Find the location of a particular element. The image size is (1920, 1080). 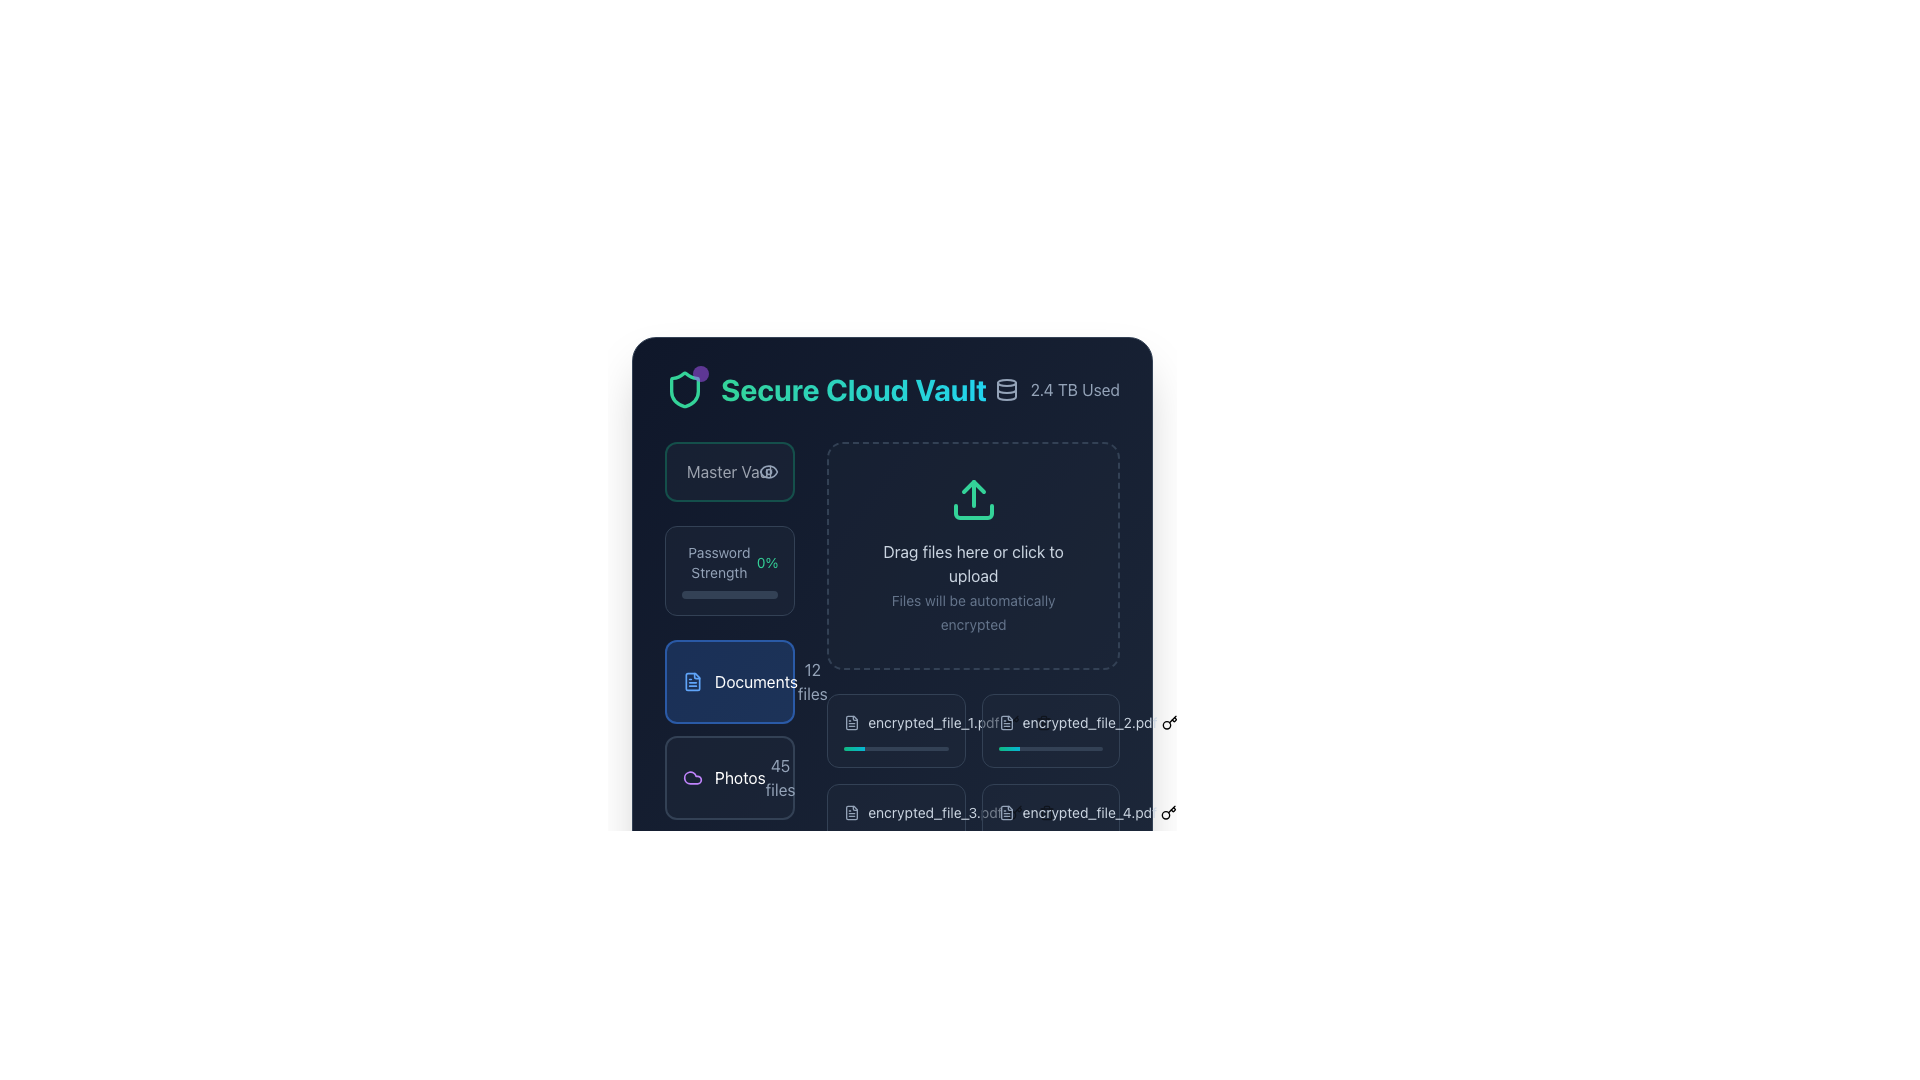

the label indicating storage usage in the cloud vault system, which is located to the right of the 'Secure Cloud Vault' label in the header area is located at coordinates (1056, 389).